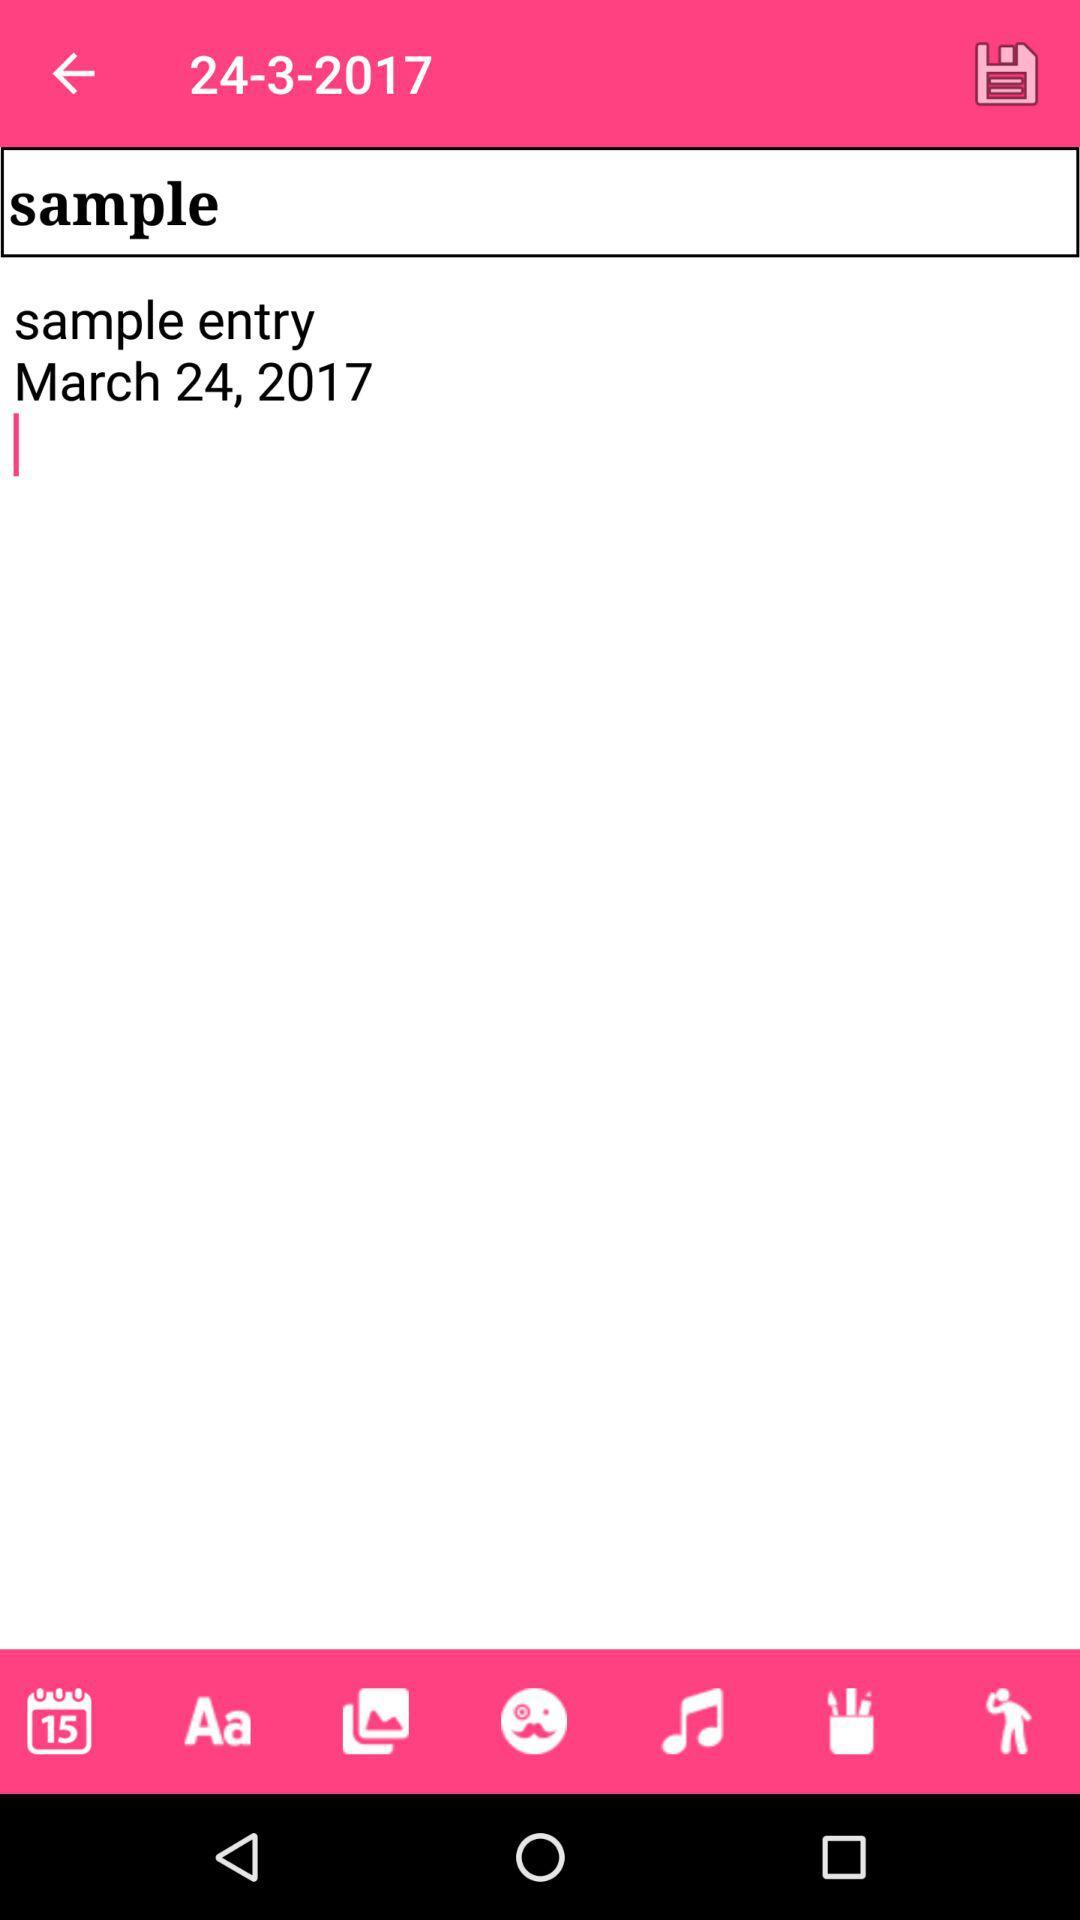  What do you see at coordinates (691, 1720) in the screenshot?
I see `music` at bounding box center [691, 1720].